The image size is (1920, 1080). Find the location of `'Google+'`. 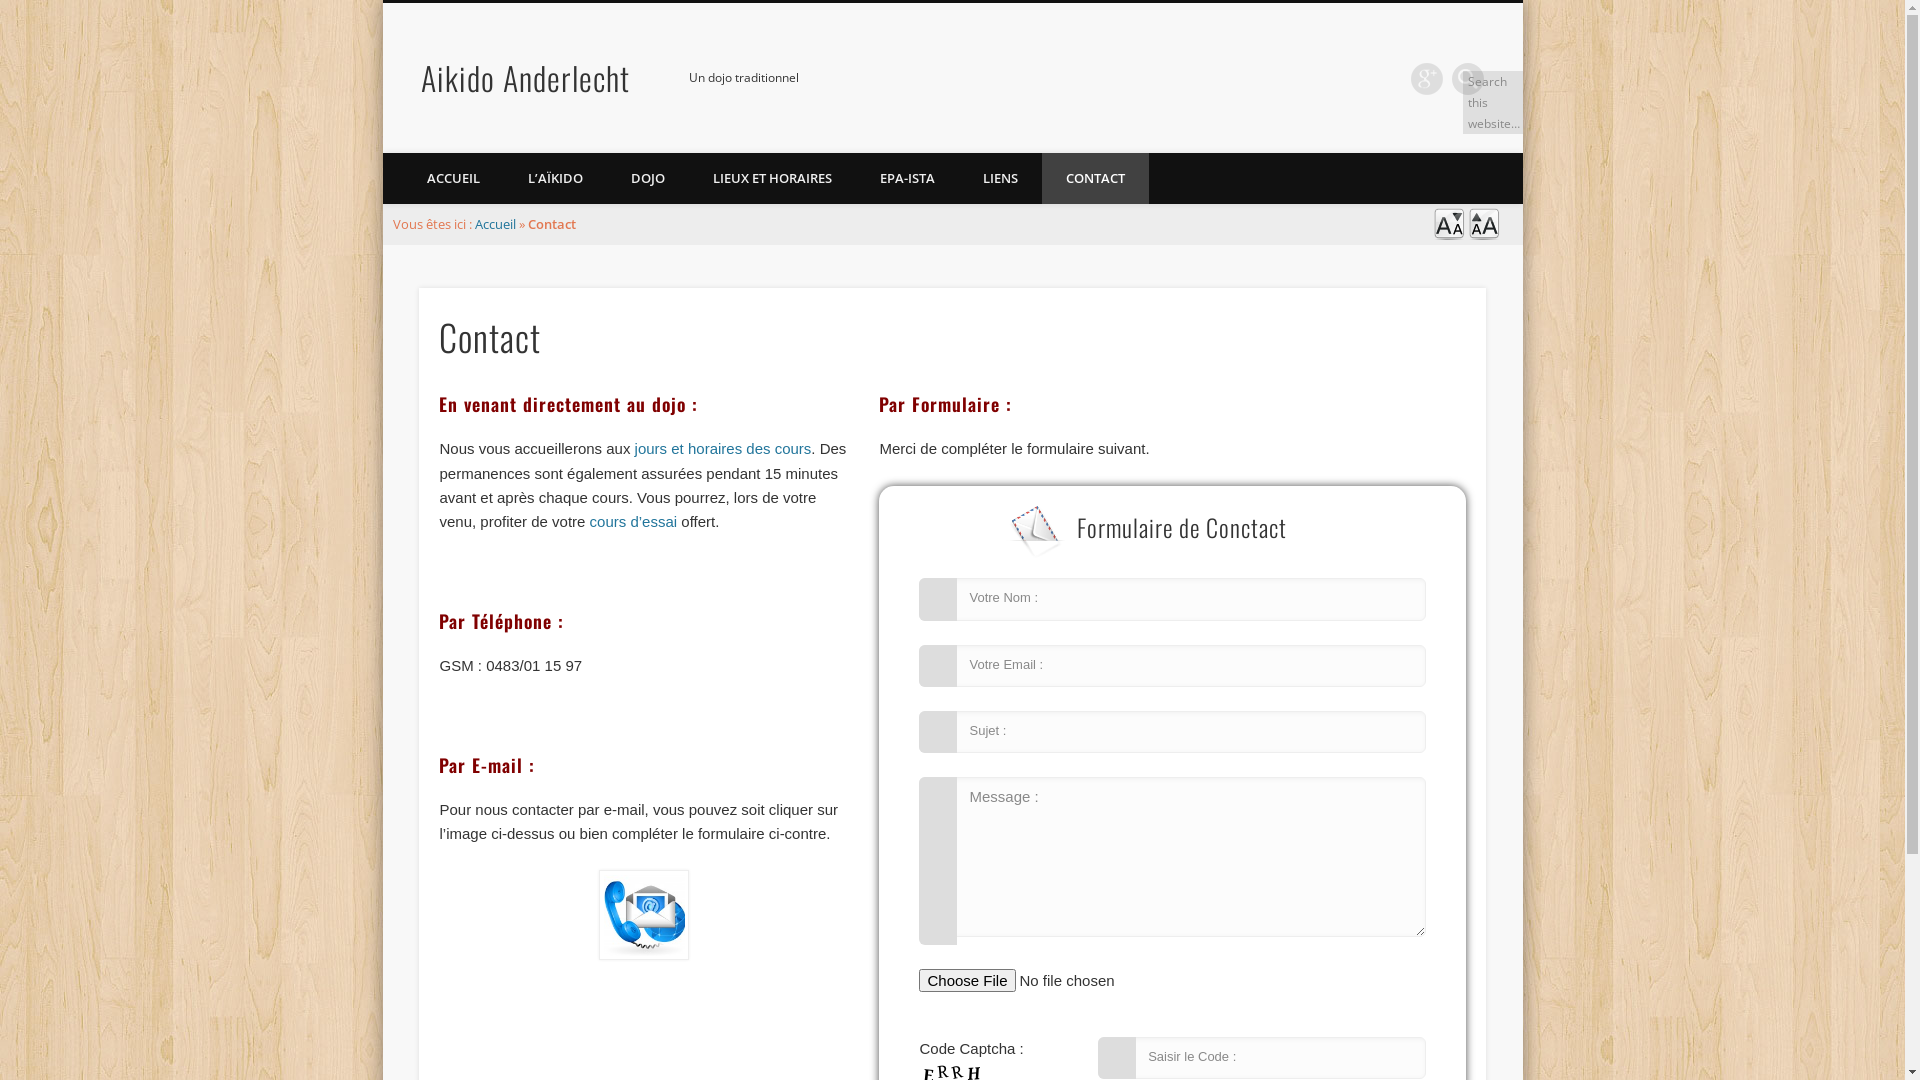

'Google+' is located at coordinates (1425, 77).